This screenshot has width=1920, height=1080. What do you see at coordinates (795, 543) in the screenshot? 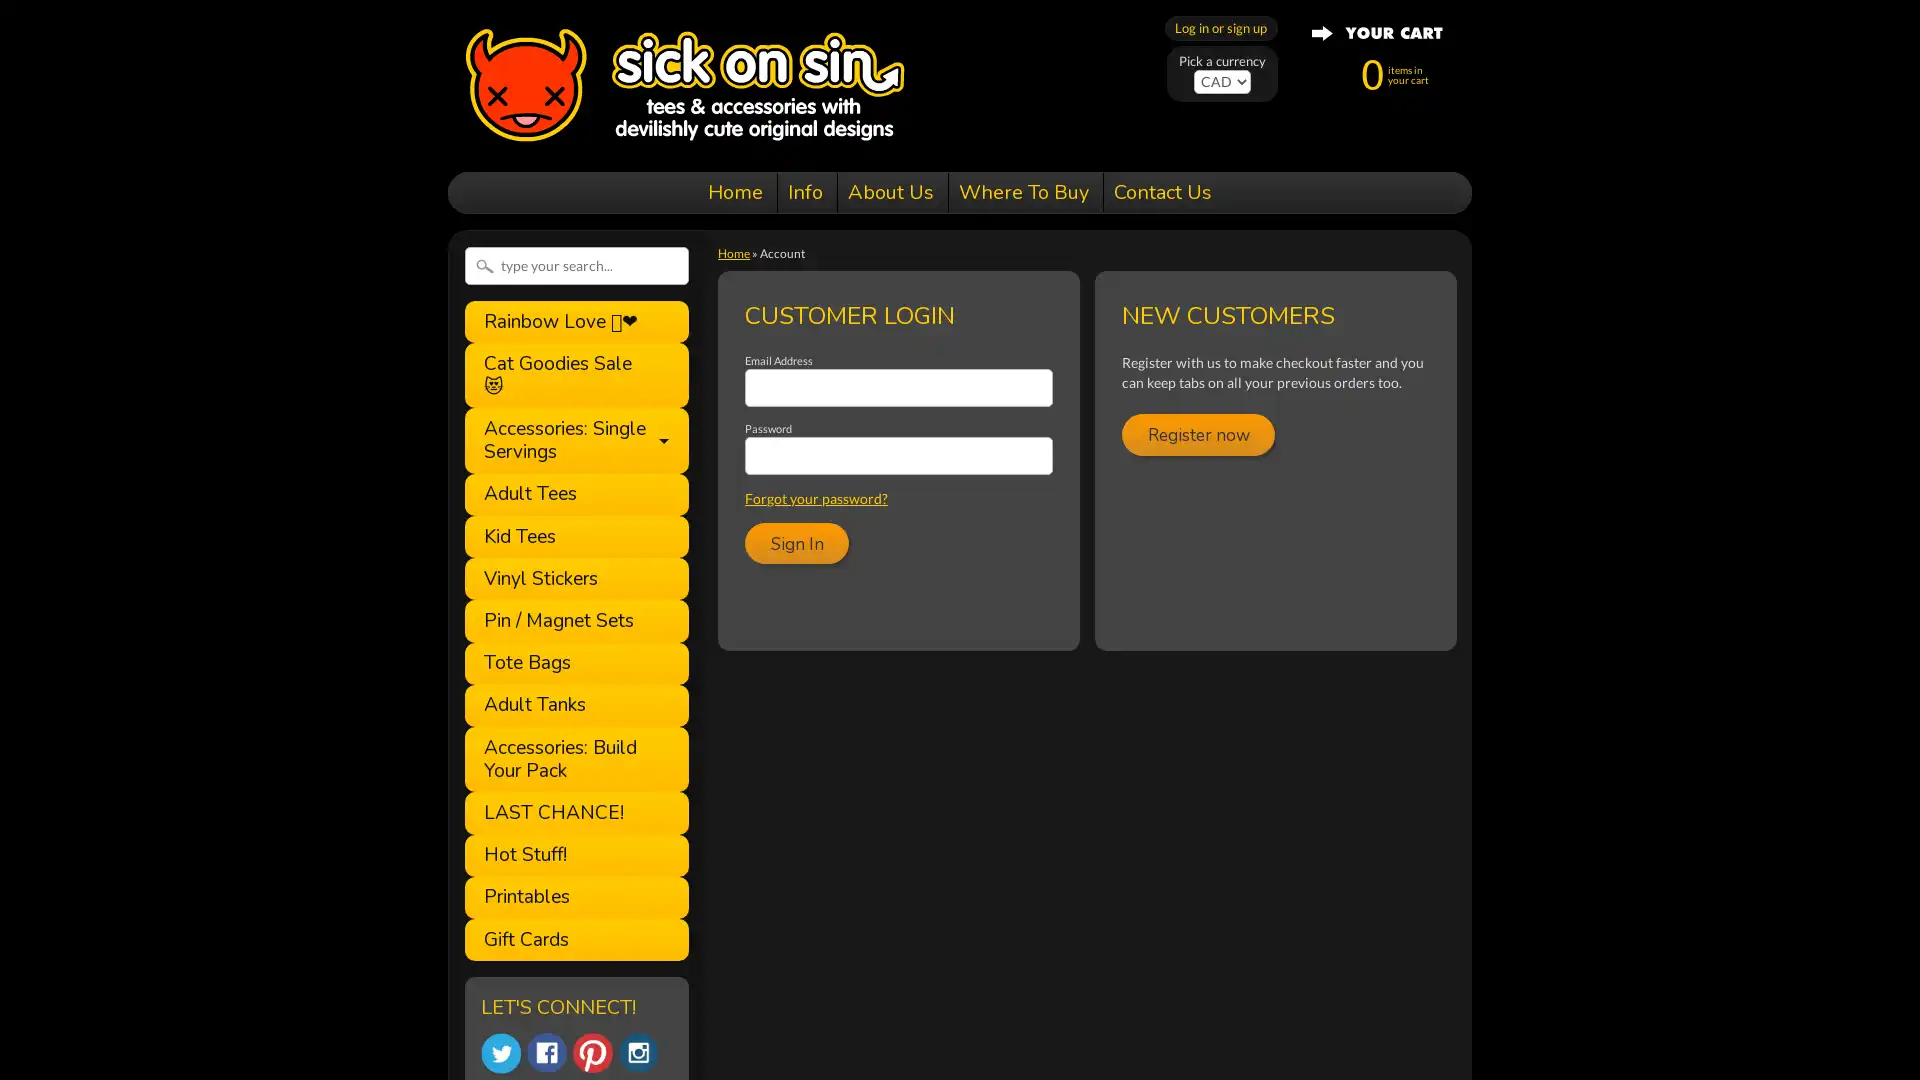
I see `Sign In` at bounding box center [795, 543].